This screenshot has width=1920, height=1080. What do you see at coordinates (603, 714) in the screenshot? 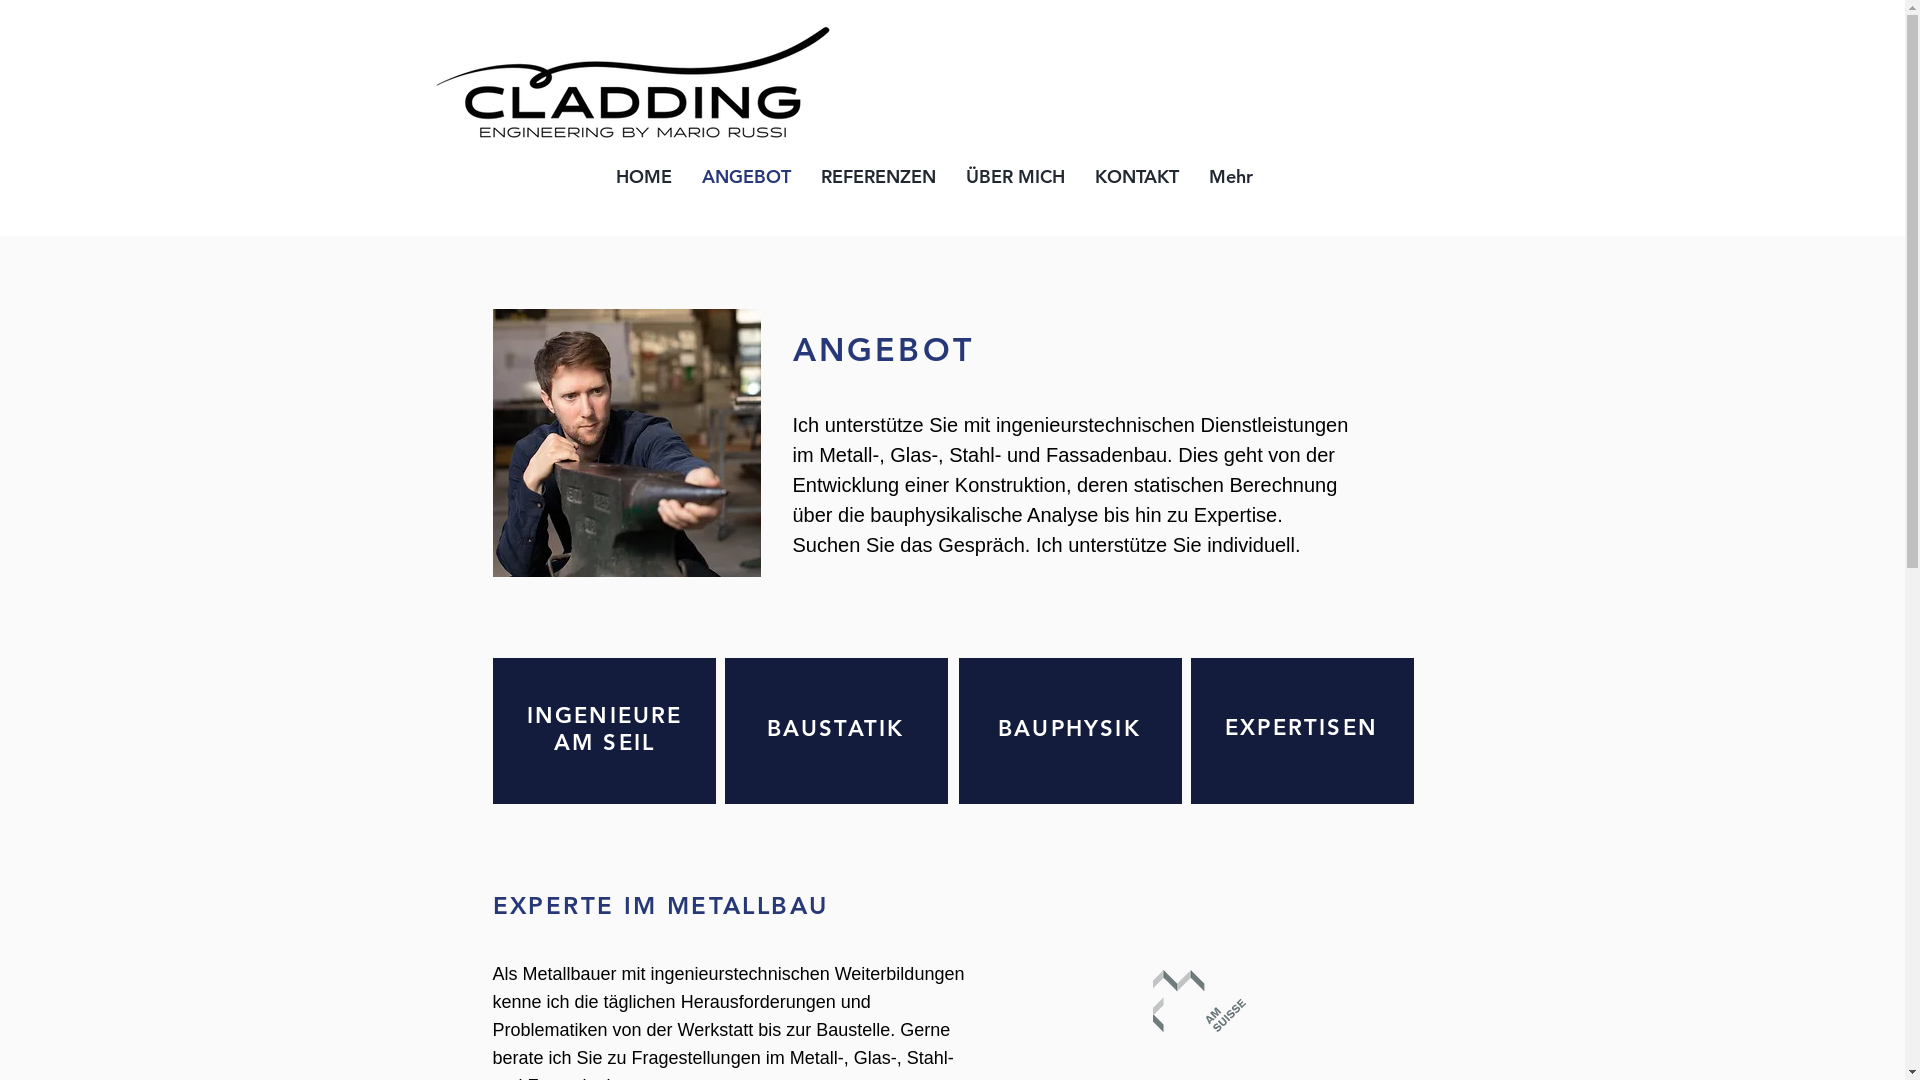
I see `'INGENIEURE'` at bounding box center [603, 714].